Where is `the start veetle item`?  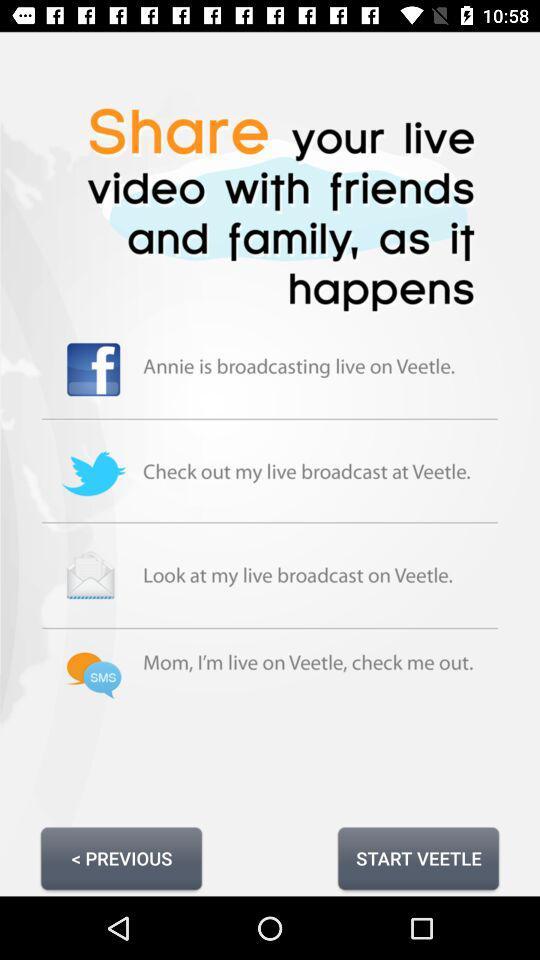
the start veetle item is located at coordinates (417, 857).